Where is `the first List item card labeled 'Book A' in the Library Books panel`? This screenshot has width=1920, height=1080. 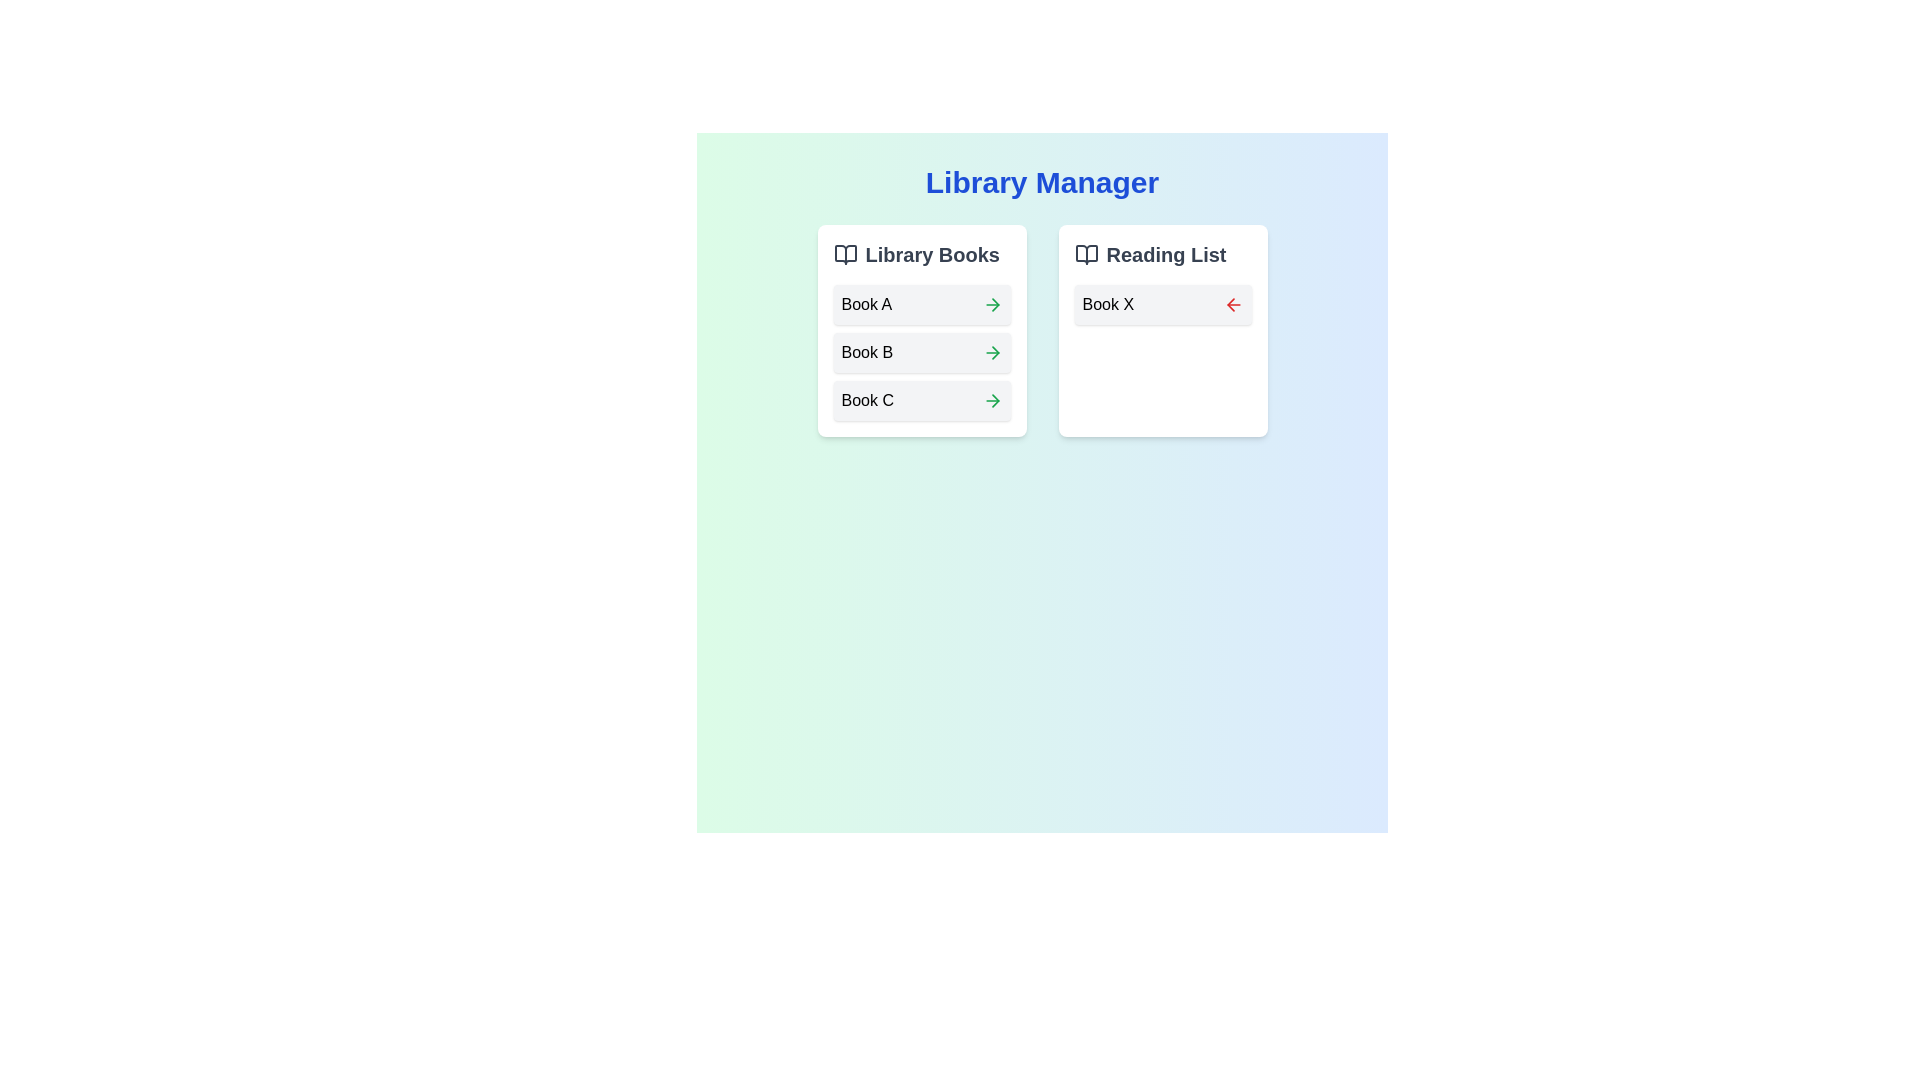 the first List item card labeled 'Book A' in the Library Books panel is located at coordinates (920, 304).